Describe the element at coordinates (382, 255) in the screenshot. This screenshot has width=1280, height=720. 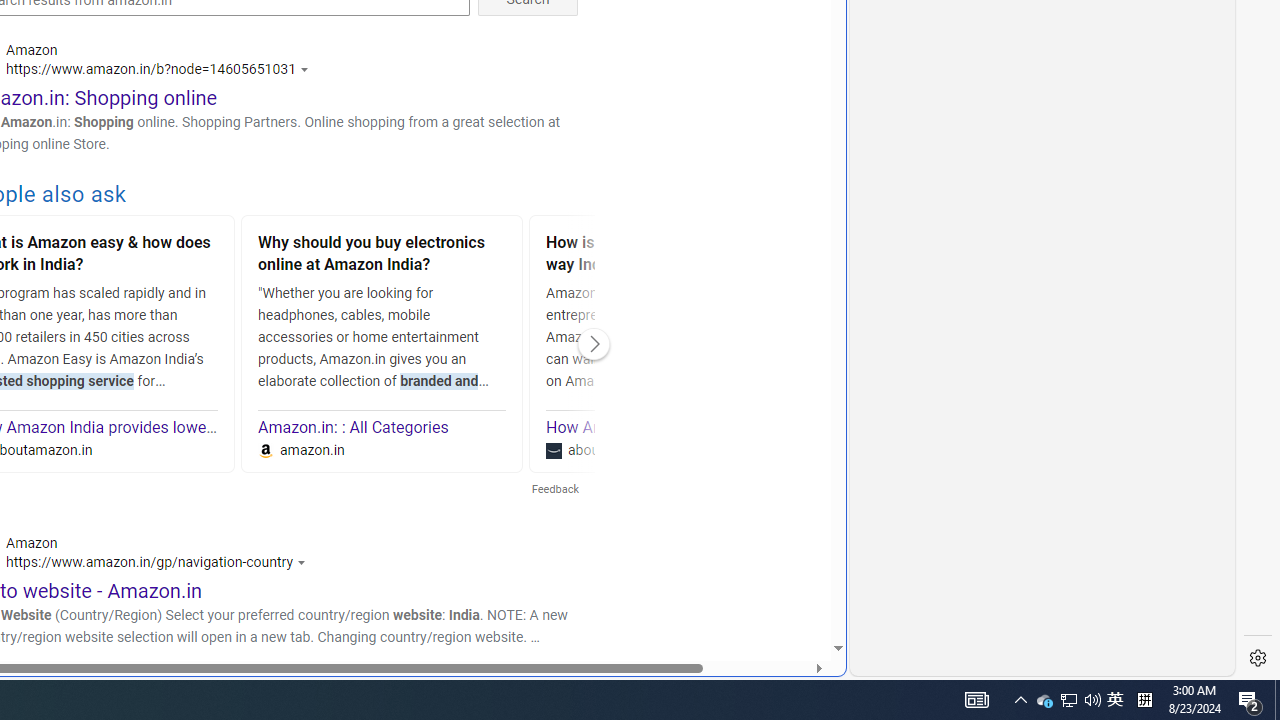
I see `'Why should you buy electronics online at Amazon India?'` at that location.